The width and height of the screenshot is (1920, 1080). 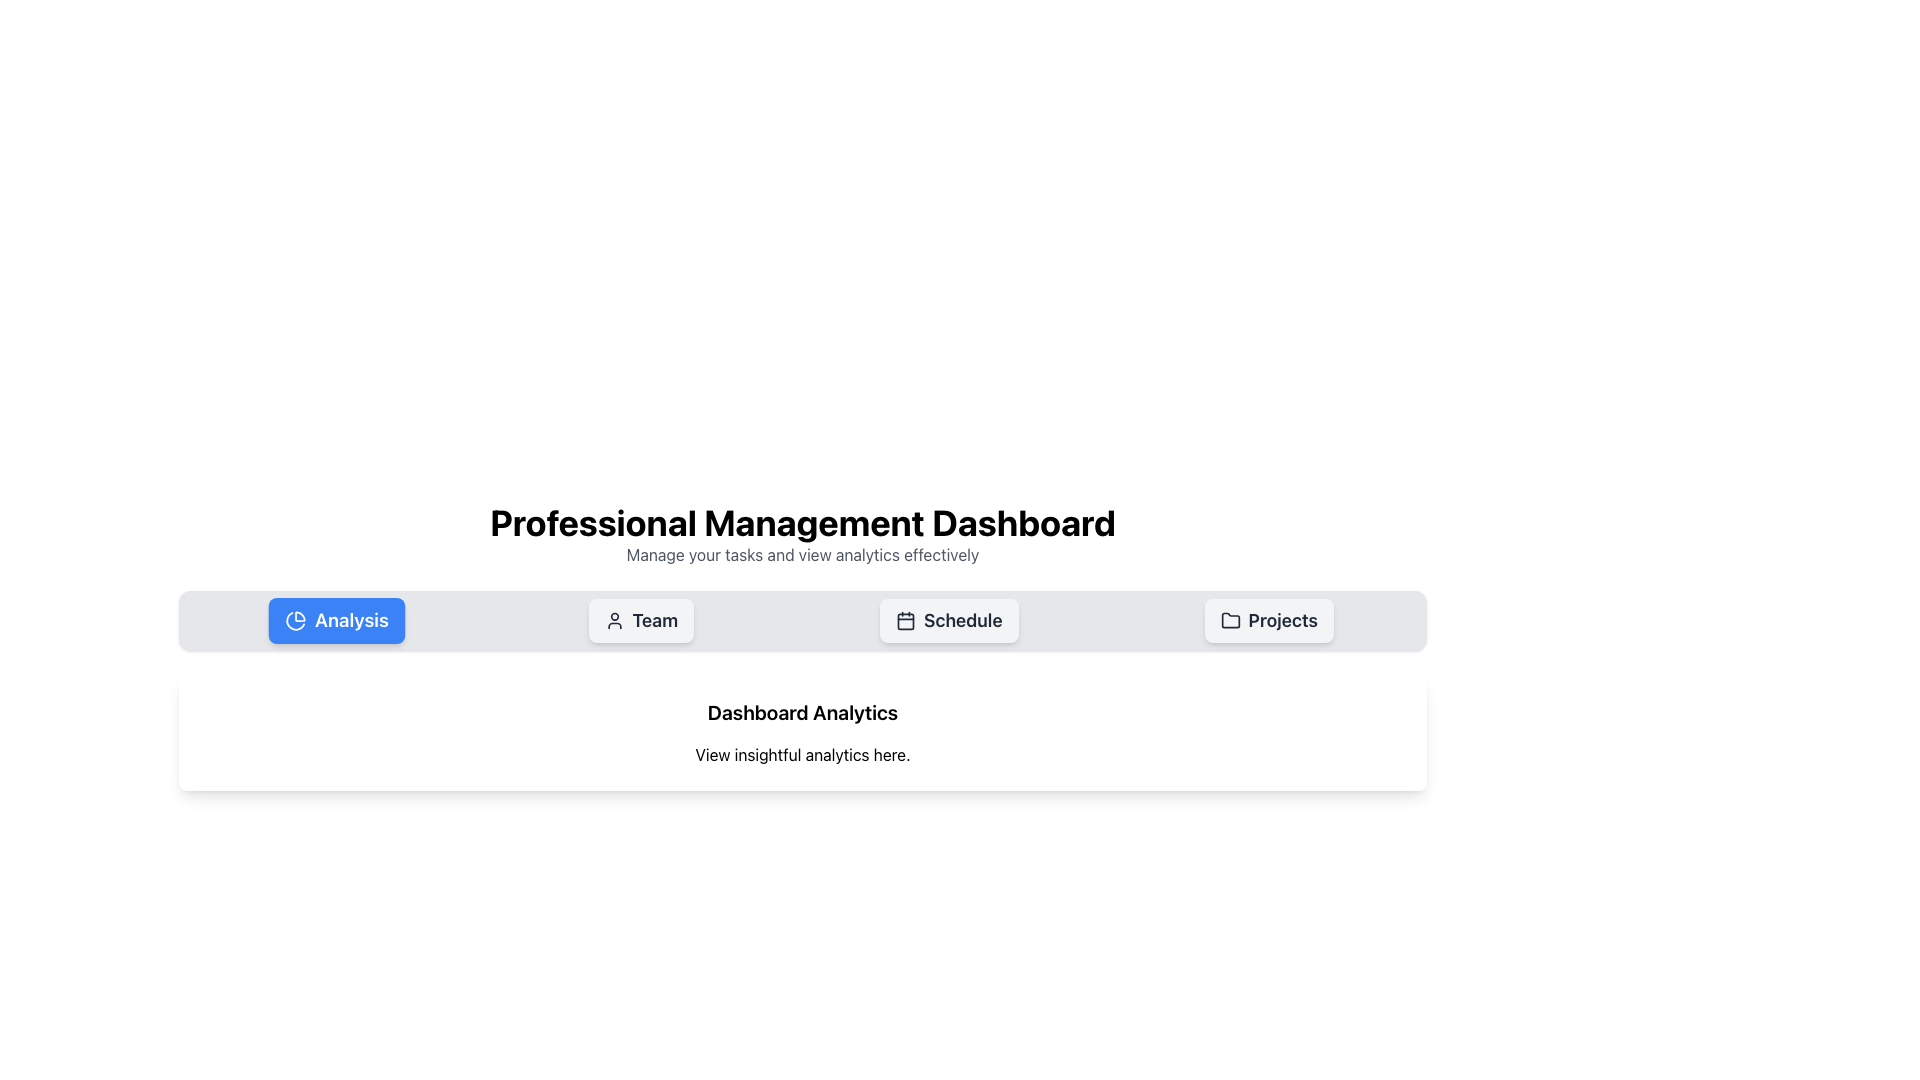 What do you see at coordinates (905, 620) in the screenshot?
I see `the calendar icon styled as an outline in dark color, located to the left of the text 'Schedule' in the navigation bar` at bounding box center [905, 620].